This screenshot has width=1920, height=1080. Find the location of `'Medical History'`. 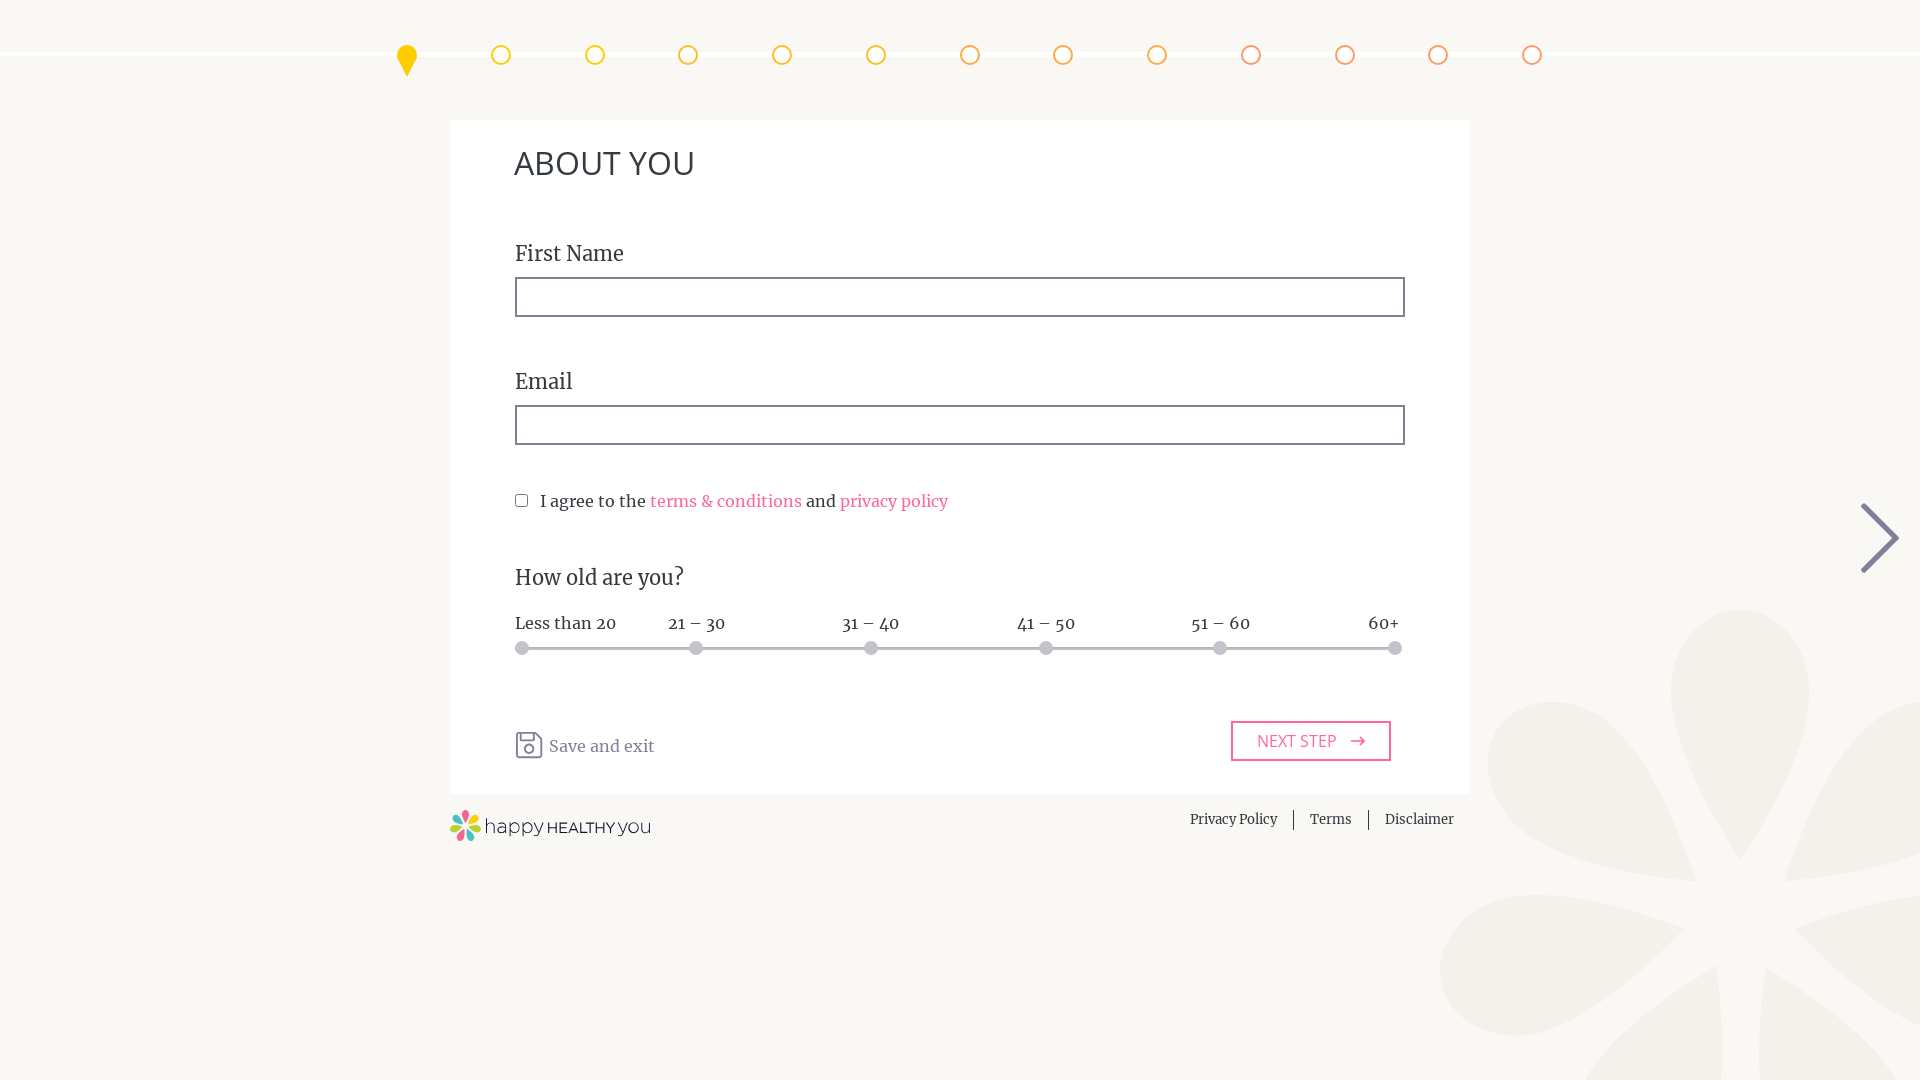

'Medical History' is located at coordinates (490, 53).